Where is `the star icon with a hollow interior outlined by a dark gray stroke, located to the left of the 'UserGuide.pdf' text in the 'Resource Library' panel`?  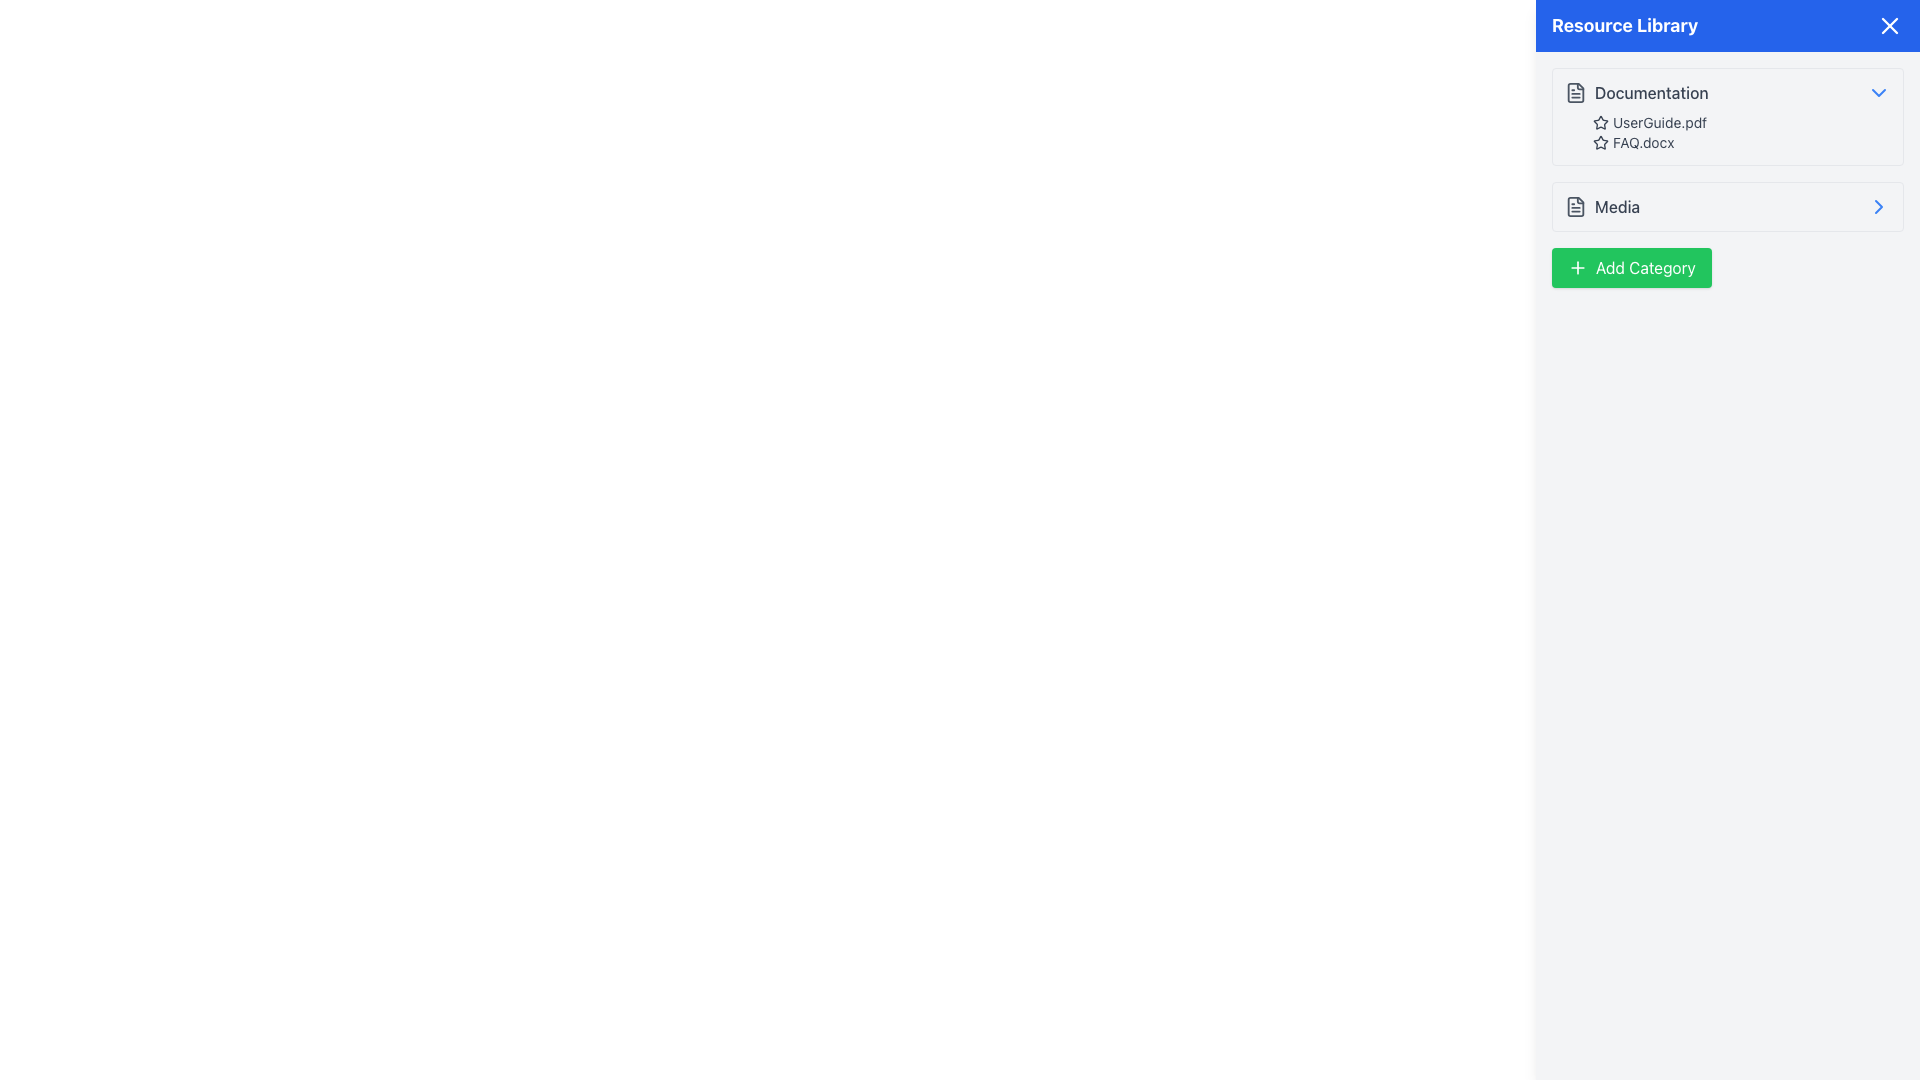
the star icon with a hollow interior outlined by a dark gray stroke, located to the left of the 'UserGuide.pdf' text in the 'Resource Library' panel is located at coordinates (1601, 123).